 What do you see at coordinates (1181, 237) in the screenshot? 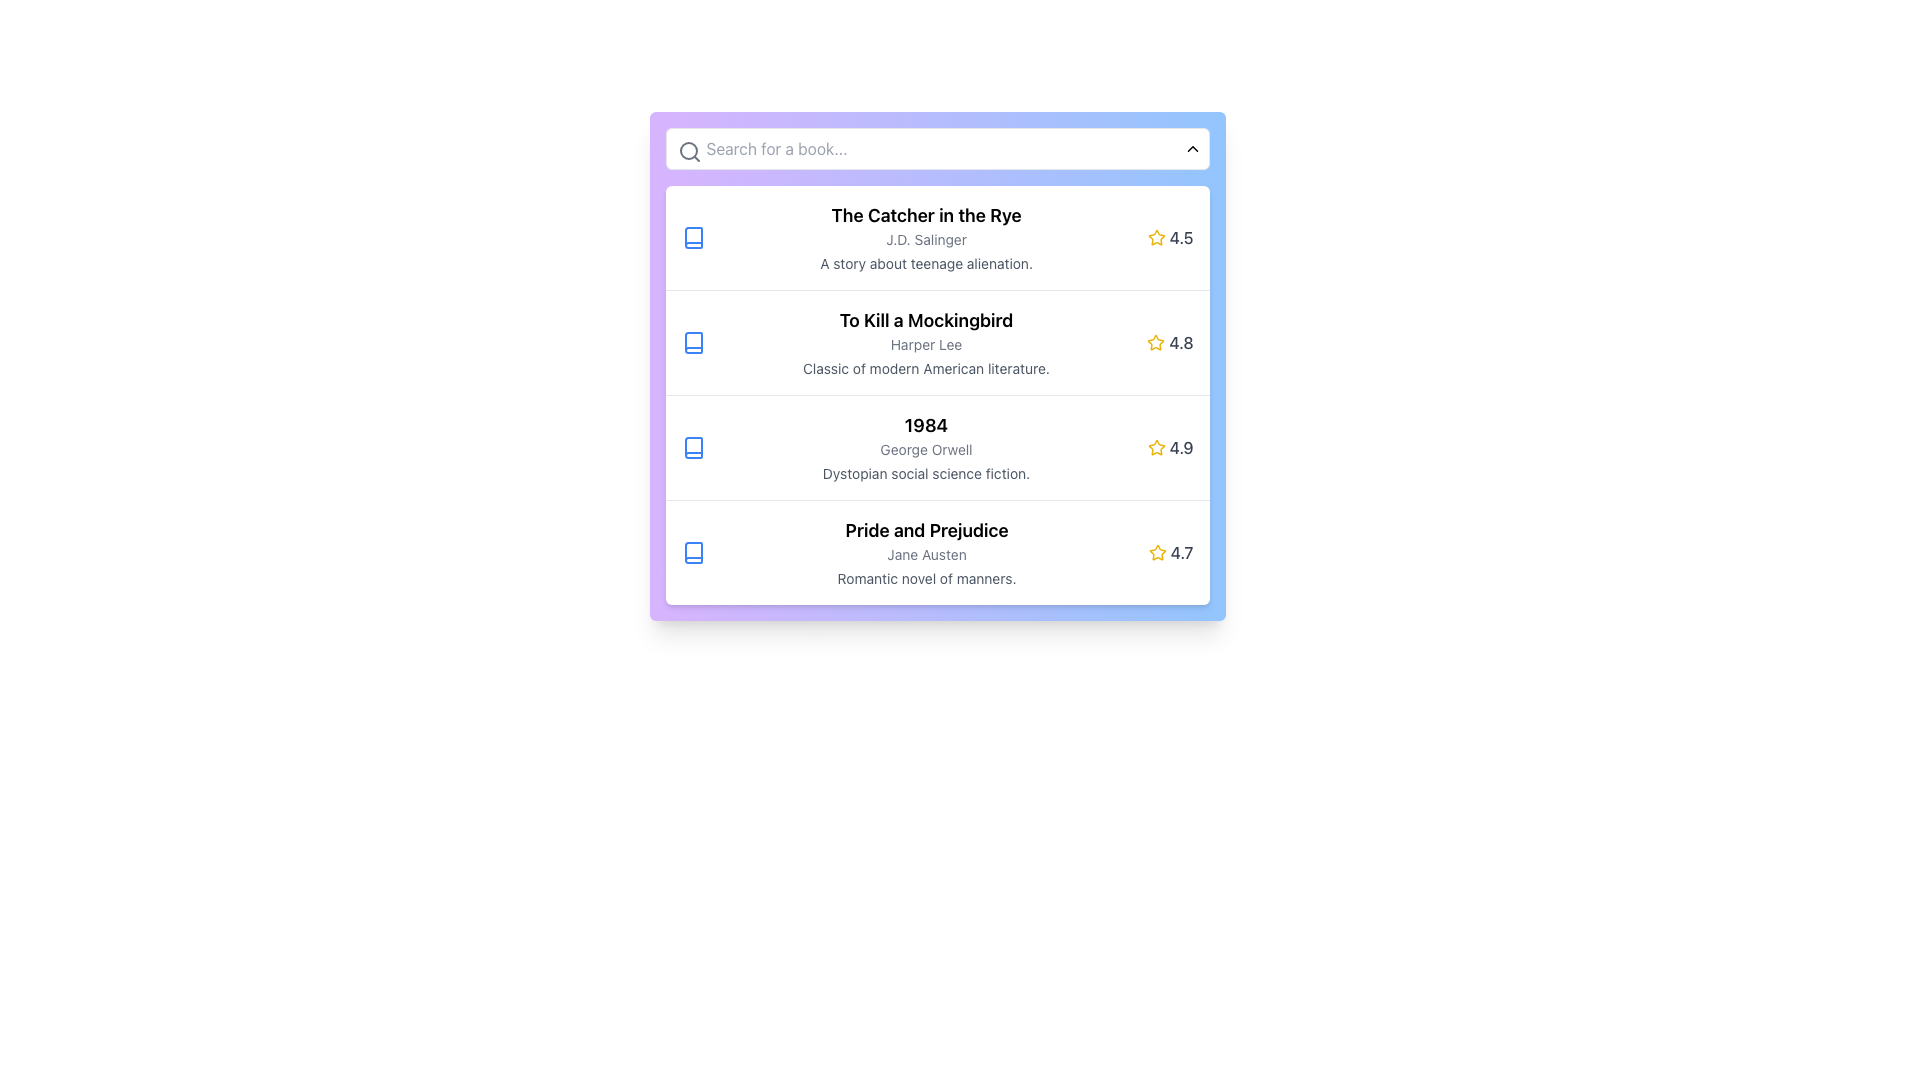
I see `the text label displaying the rating '4.5' for 'The Catcher in the Rye', positioned to the right of the yellow star icon` at bounding box center [1181, 237].